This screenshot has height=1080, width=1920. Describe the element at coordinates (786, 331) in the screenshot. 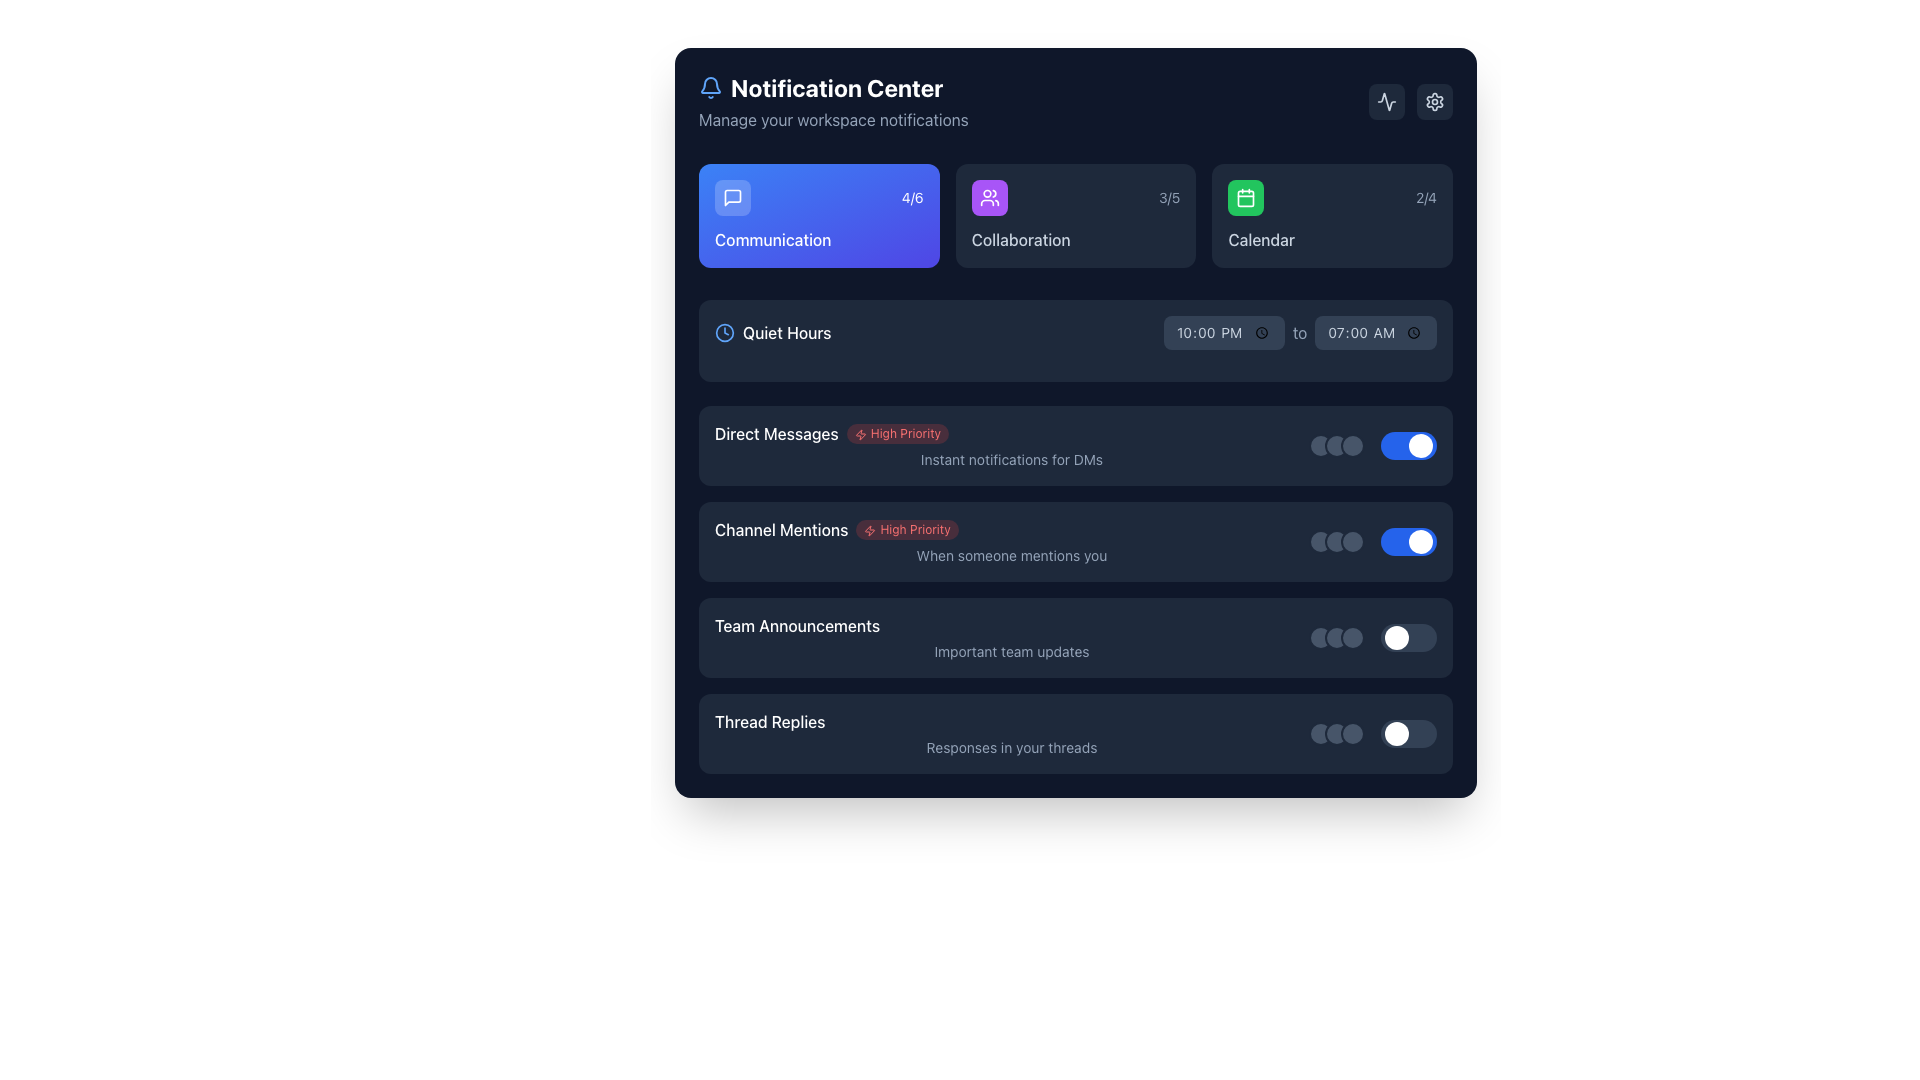

I see `the 'Quiet Hours' text label, which is styled with a medium-weight font and white text color against a dark background, located in the Notification Center under the Communication tab` at that location.